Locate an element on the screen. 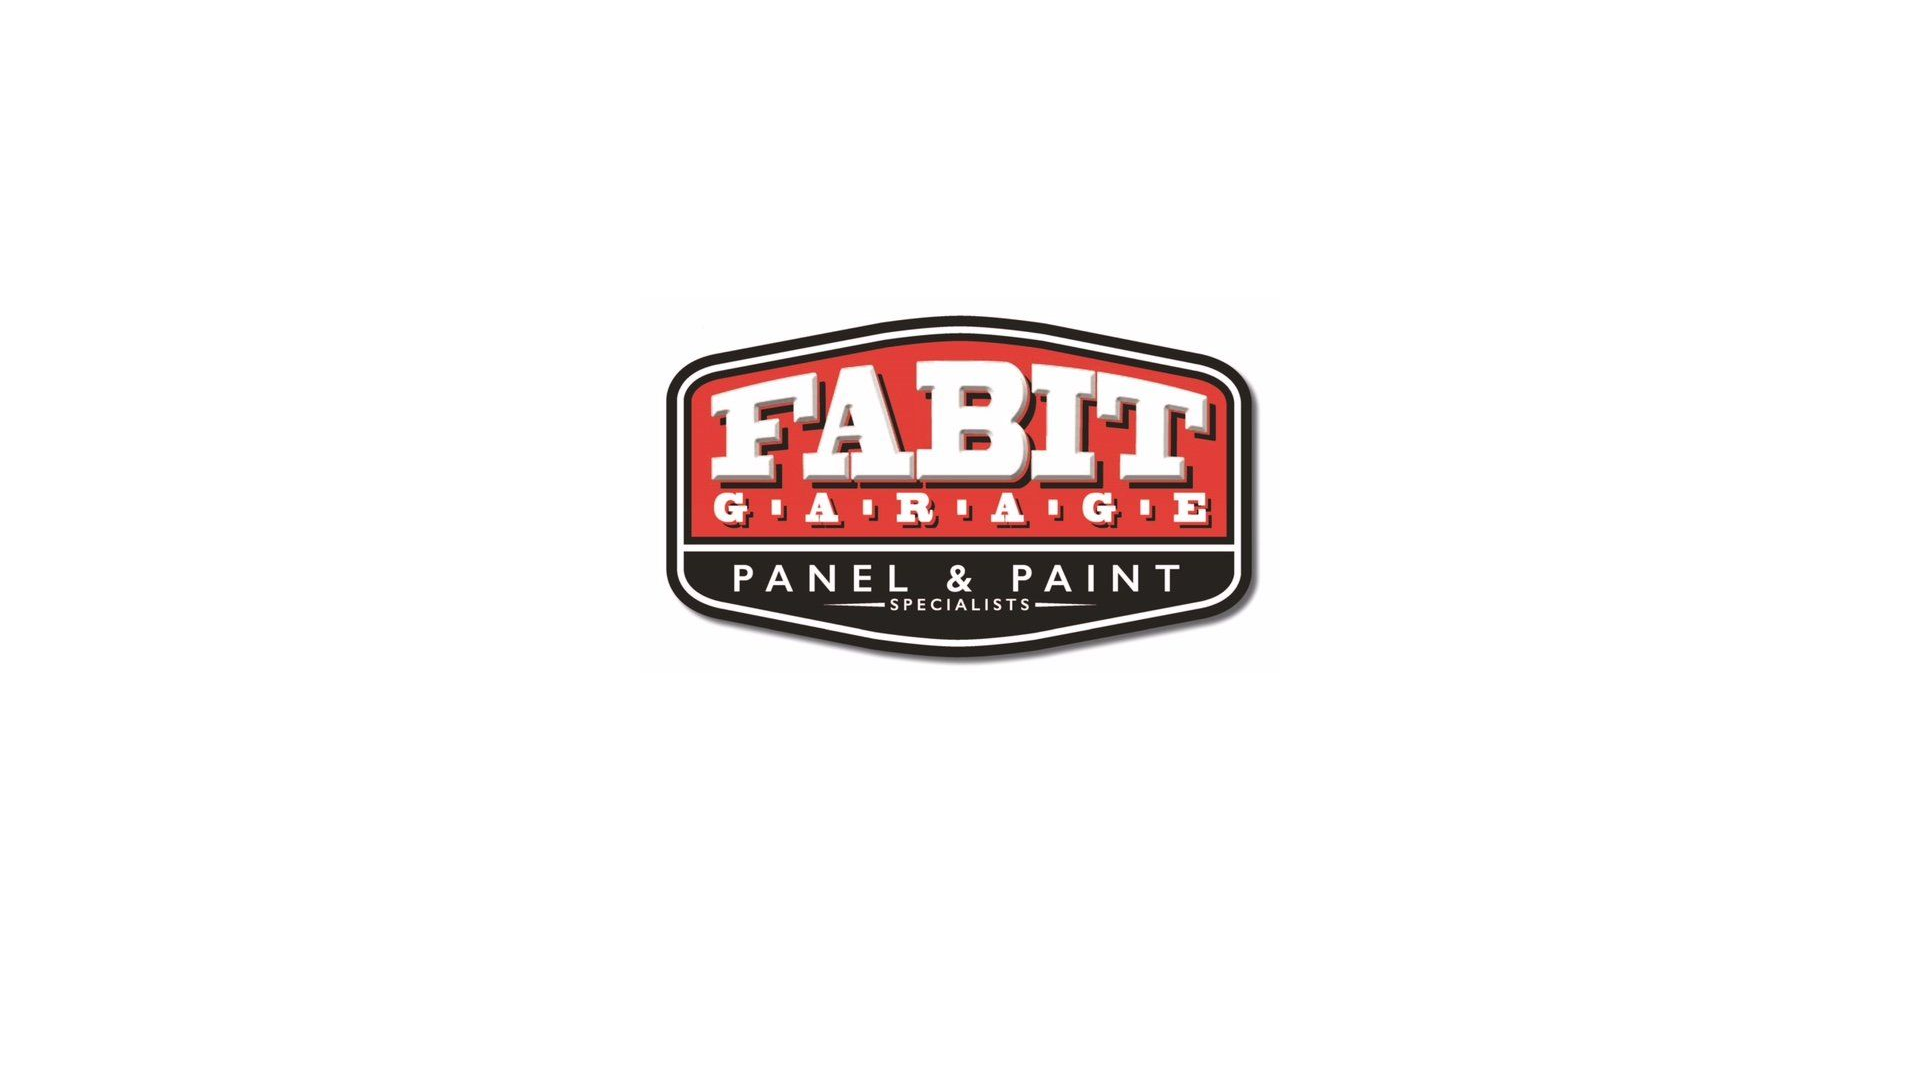 The image size is (1920, 1080). 'FABIT GARAGE PANEL & PAINT' is located at coordinates (960, 485).